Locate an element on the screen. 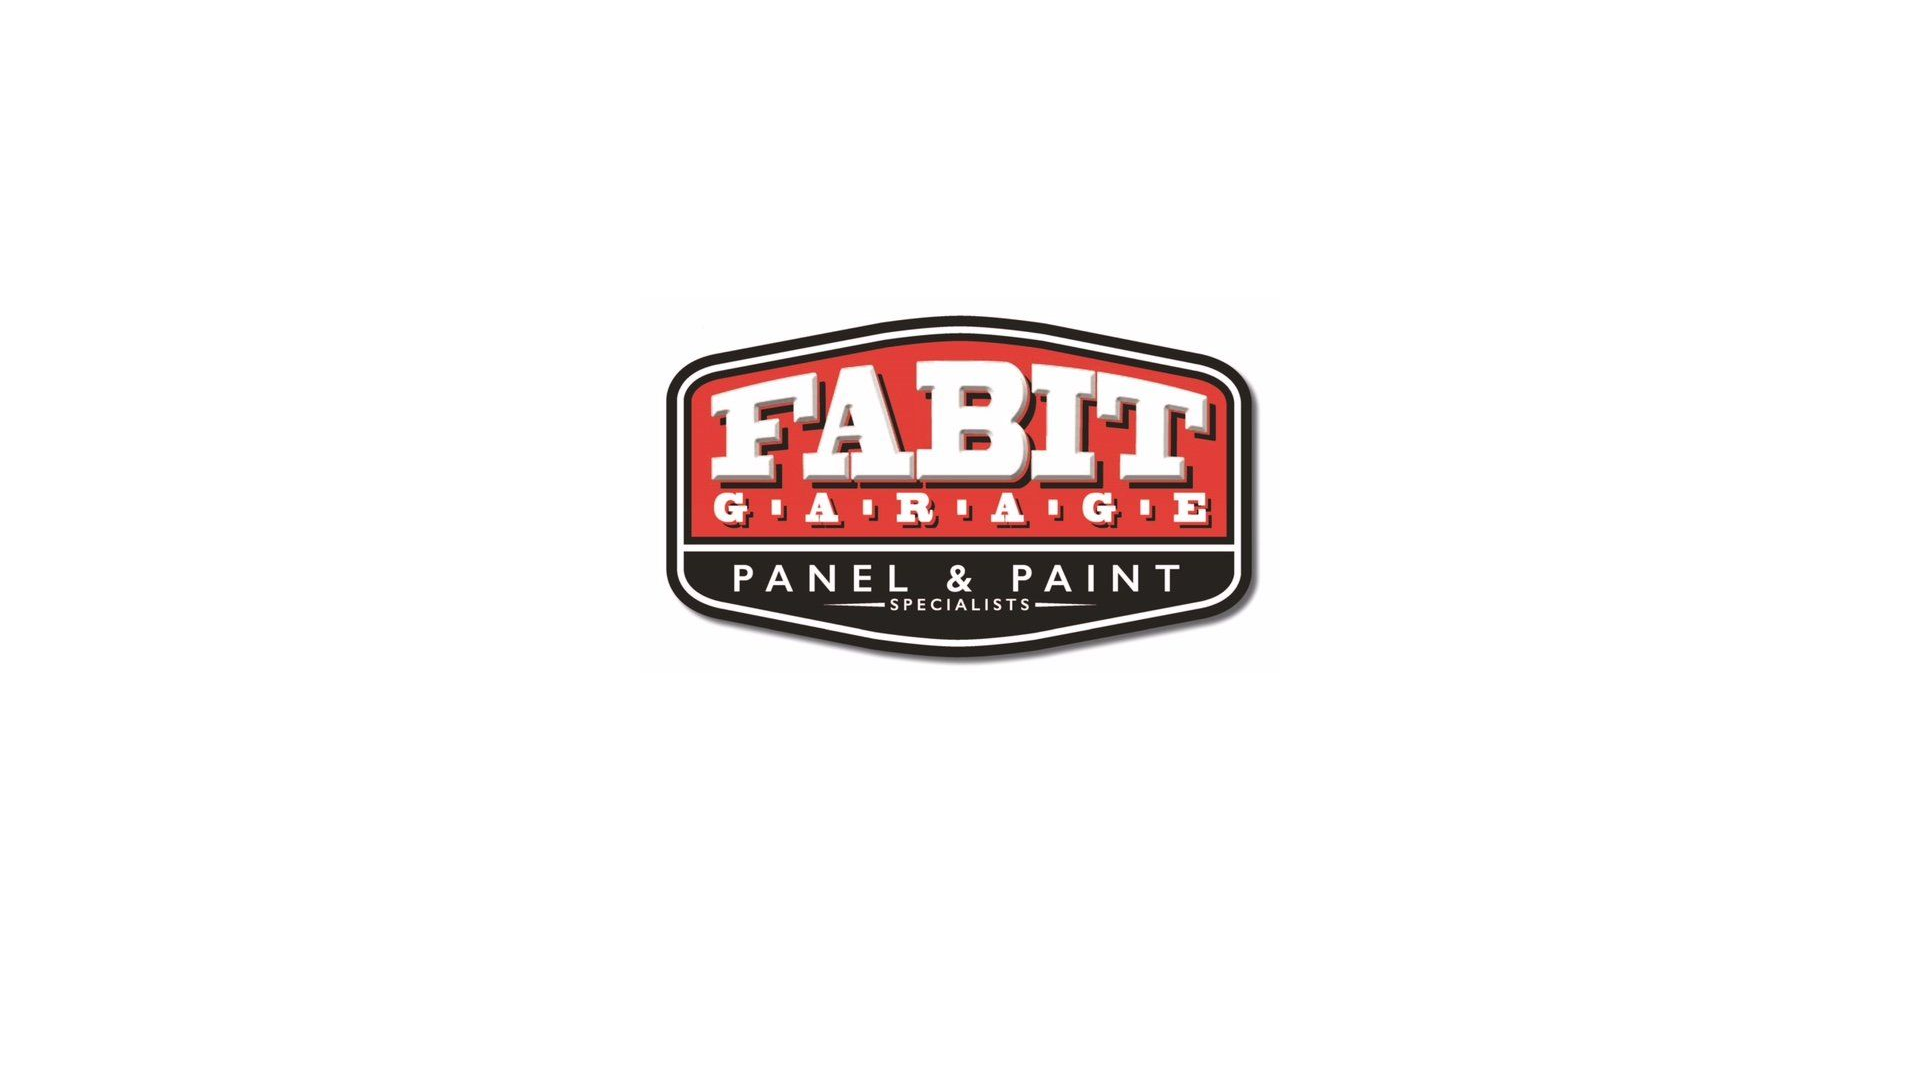 The image size is (1920, 1080). 'FABIT GARAGE PANEL & PAINT' is located at coordinates (960, 485).